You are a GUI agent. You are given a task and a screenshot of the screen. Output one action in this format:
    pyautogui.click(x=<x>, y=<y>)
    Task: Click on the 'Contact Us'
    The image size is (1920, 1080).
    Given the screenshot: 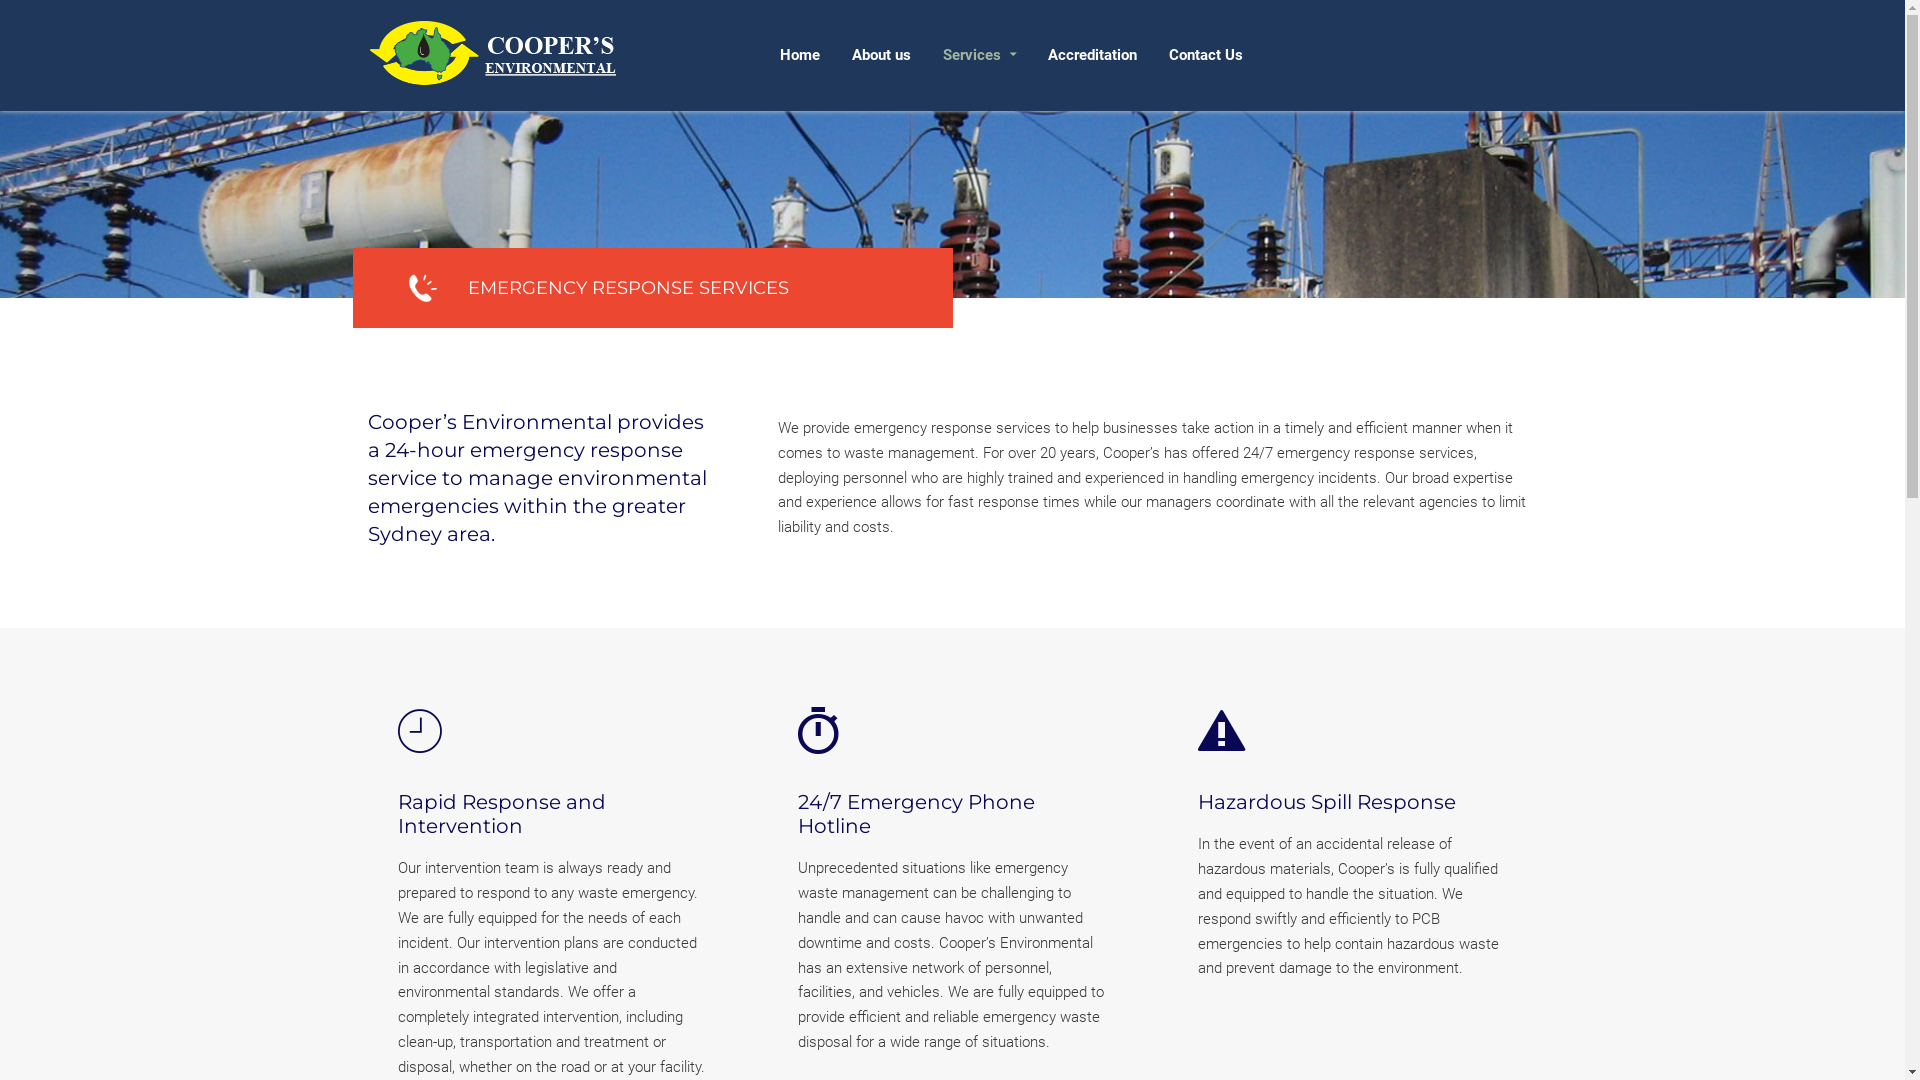 What is the action you would take?
    pyautogui.click(x=1203, y=54)
    